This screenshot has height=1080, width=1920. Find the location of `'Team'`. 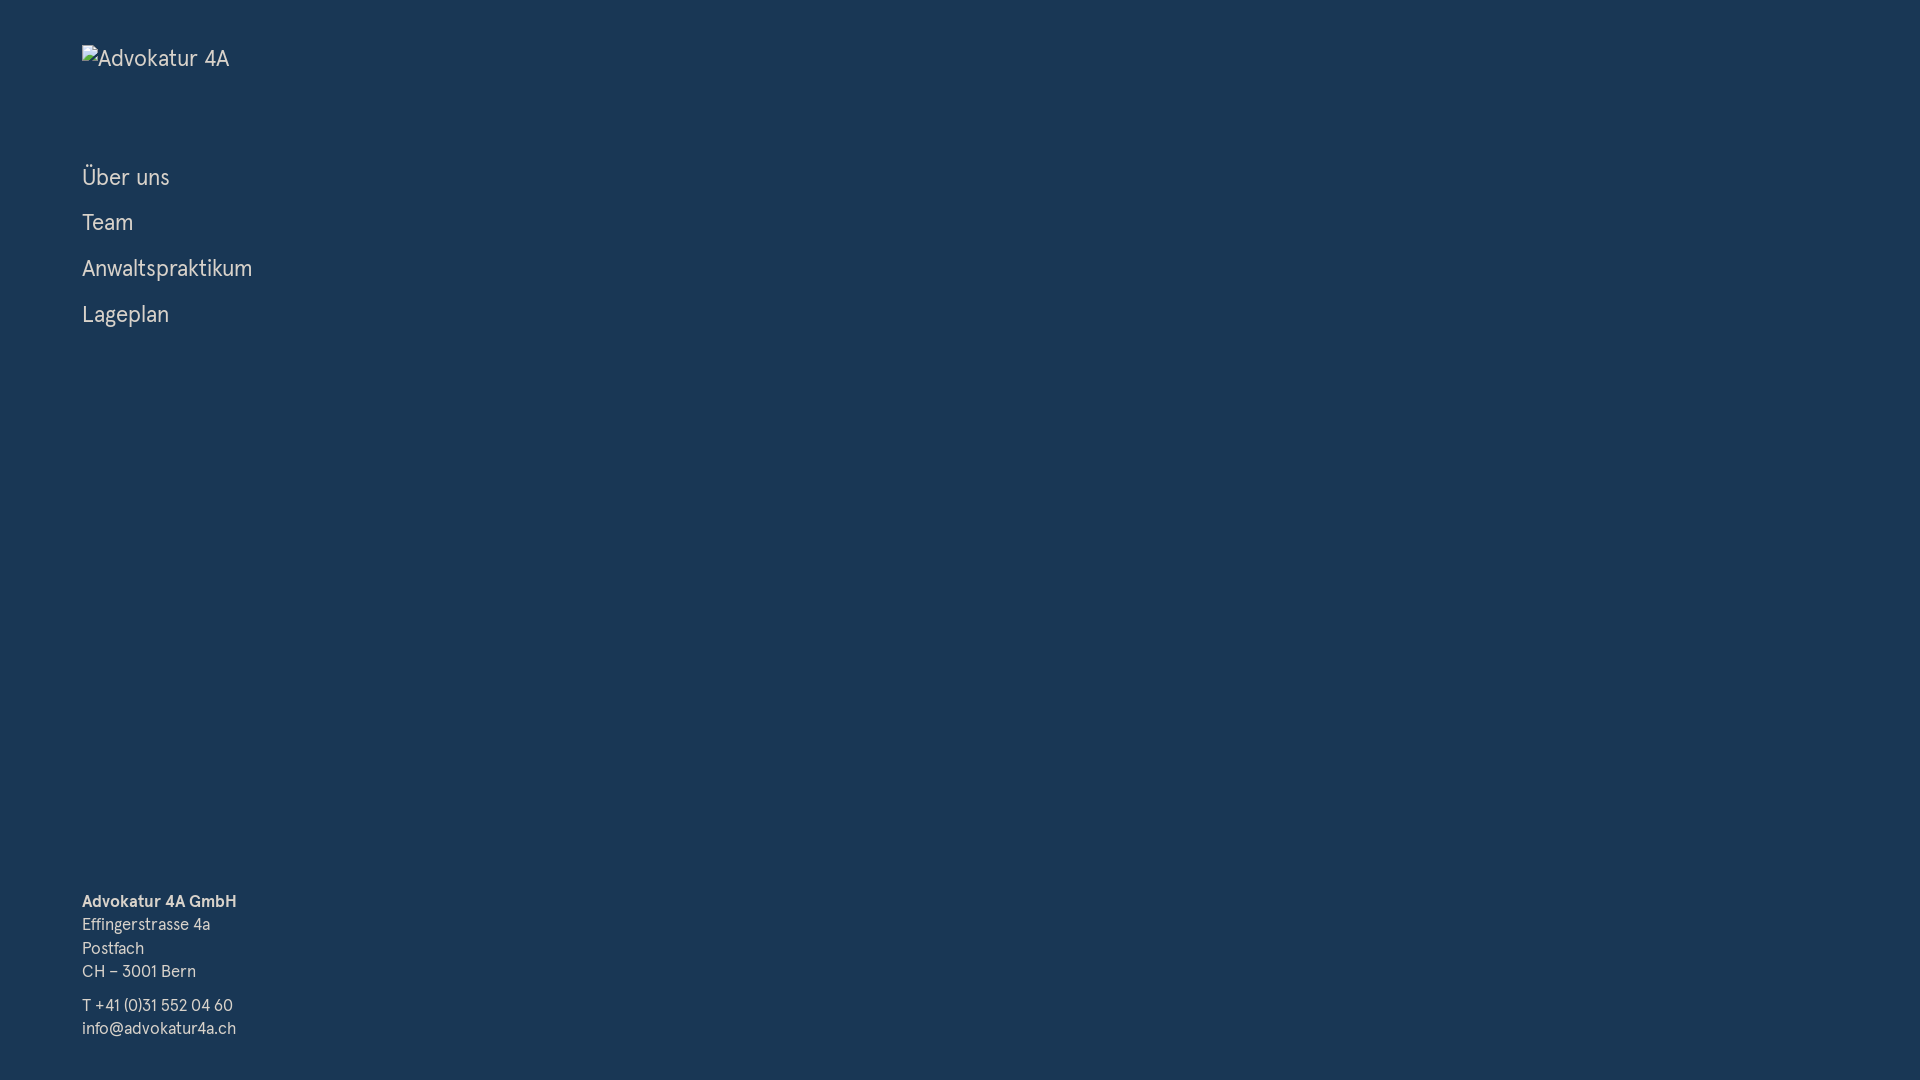

'Team' is located at coordinates (107, 223).